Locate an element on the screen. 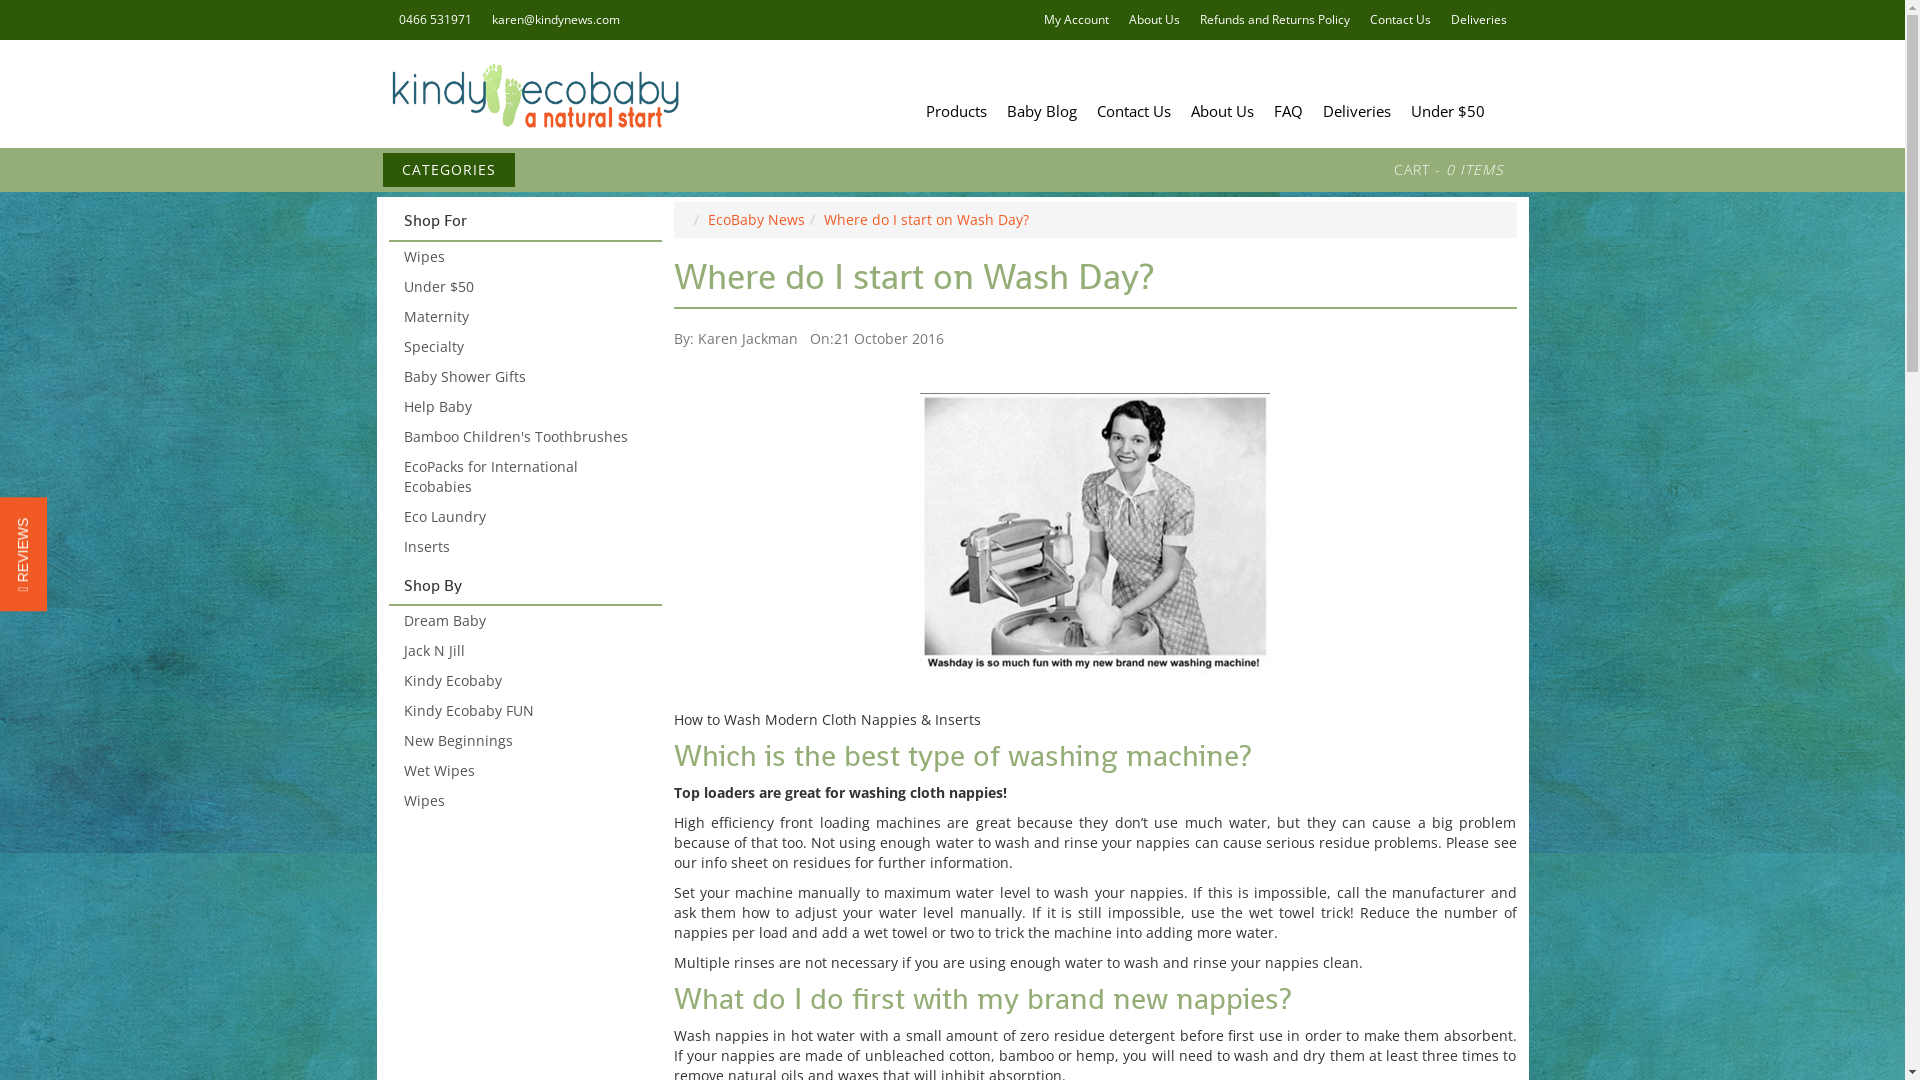 This screenshot has height=1080, width=1920. 'Wipes' is located at coordinates (524, 256).